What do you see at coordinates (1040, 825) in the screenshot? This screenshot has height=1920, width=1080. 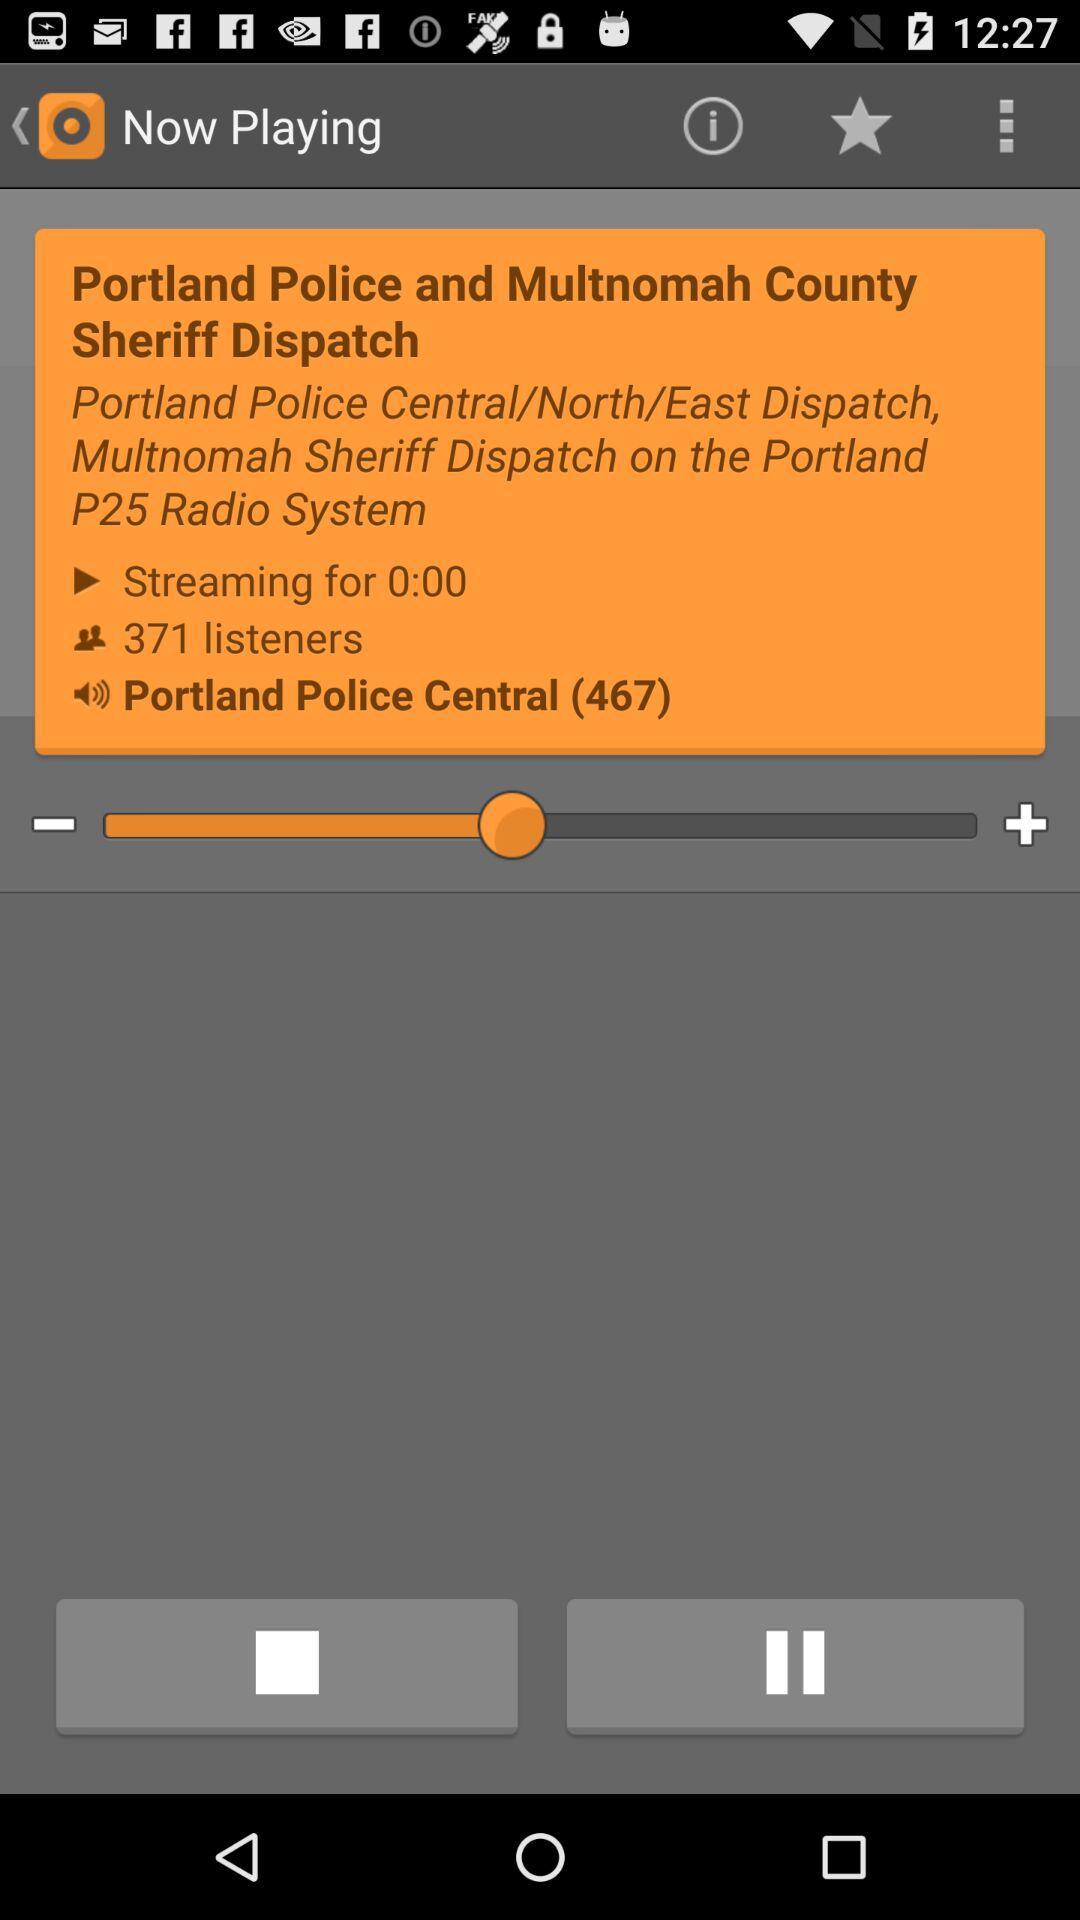 I see `to playlist` at bounding box center [1040, 825].